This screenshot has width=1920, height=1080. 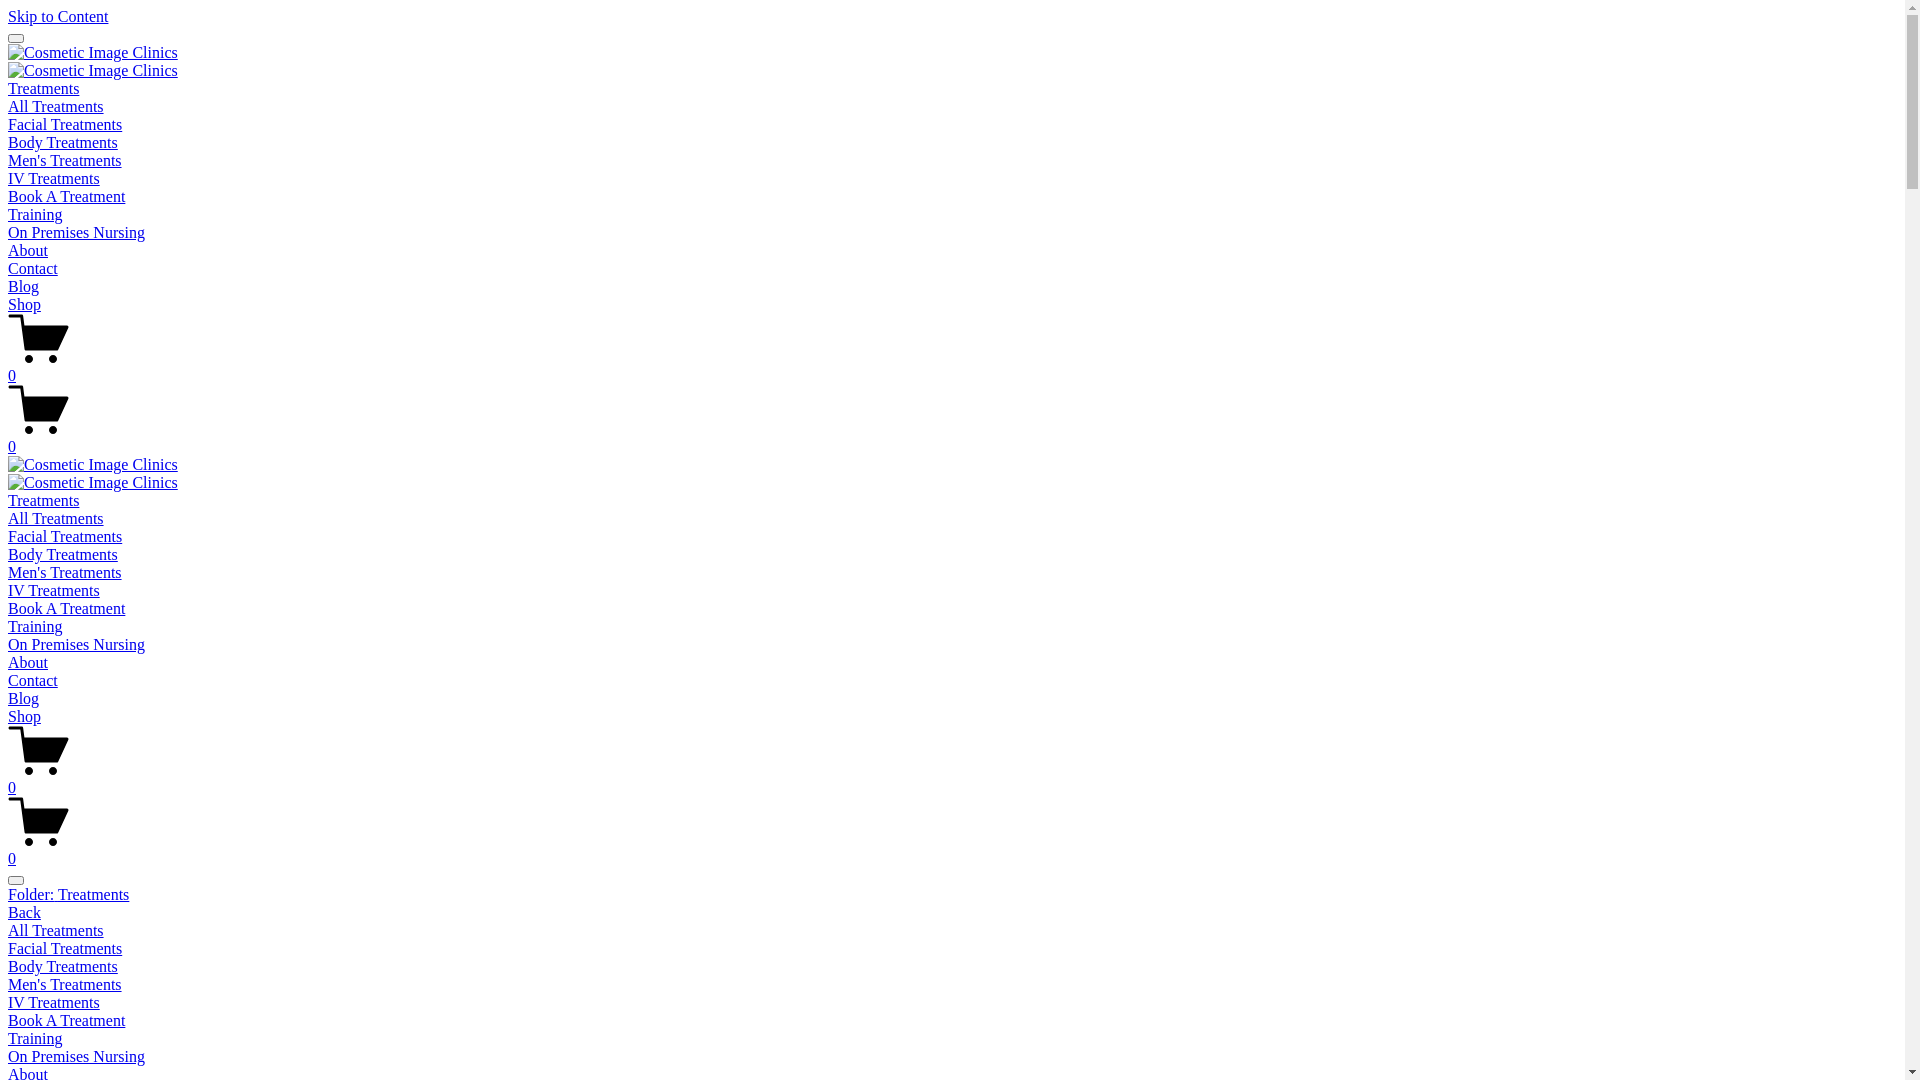 I want to click on 'About', so click(x=28, y=662).